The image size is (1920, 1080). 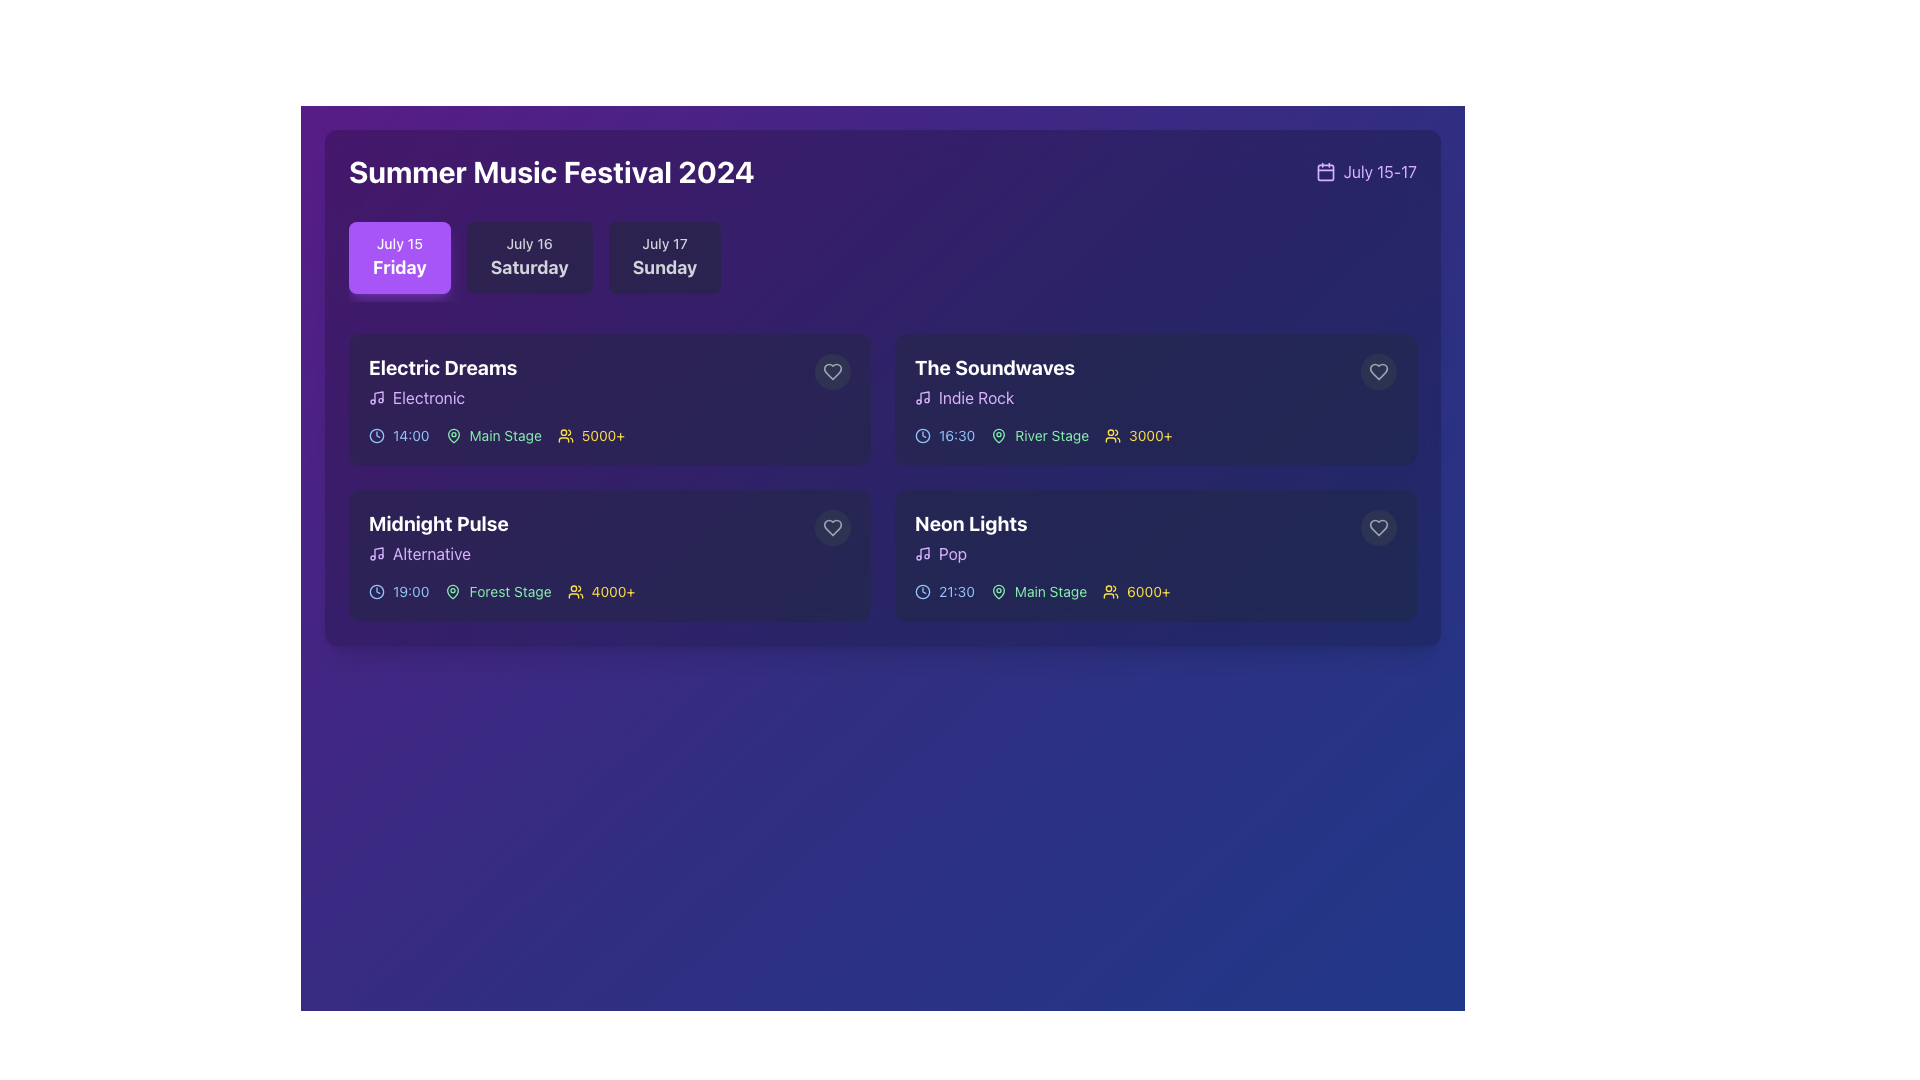 What do you see at coordinates (1138, 434) in the screenshot?
I see `the text display styled in yellow with the content '3000+' and its accompanying icon for the audience count of the event 'The Soundwaves'. This element is located in the second column of the grid layout, adjacent to the indicators for time and stage, positioned after the 'River Stage' label` at bounding box center [1138, 434].